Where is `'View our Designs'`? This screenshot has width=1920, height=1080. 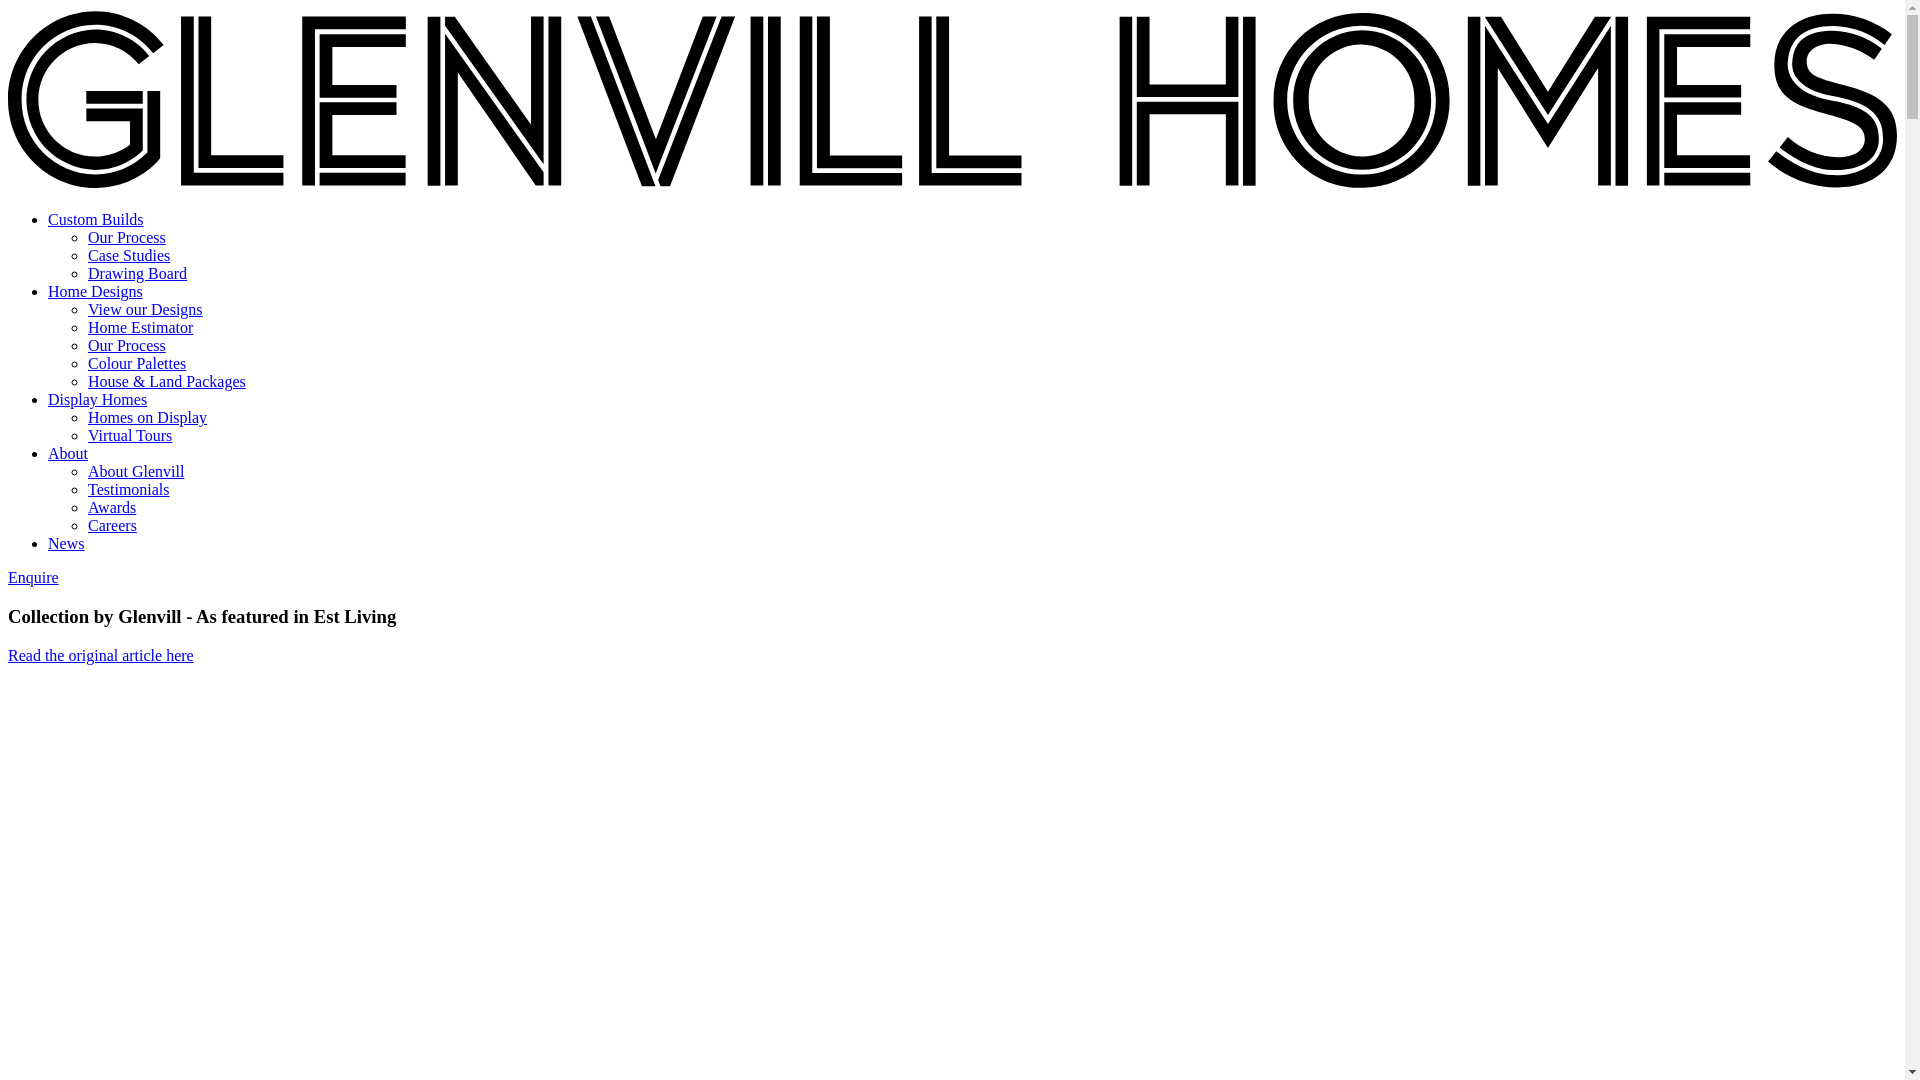
'View our Designs' is located at coordinates (144, 309).